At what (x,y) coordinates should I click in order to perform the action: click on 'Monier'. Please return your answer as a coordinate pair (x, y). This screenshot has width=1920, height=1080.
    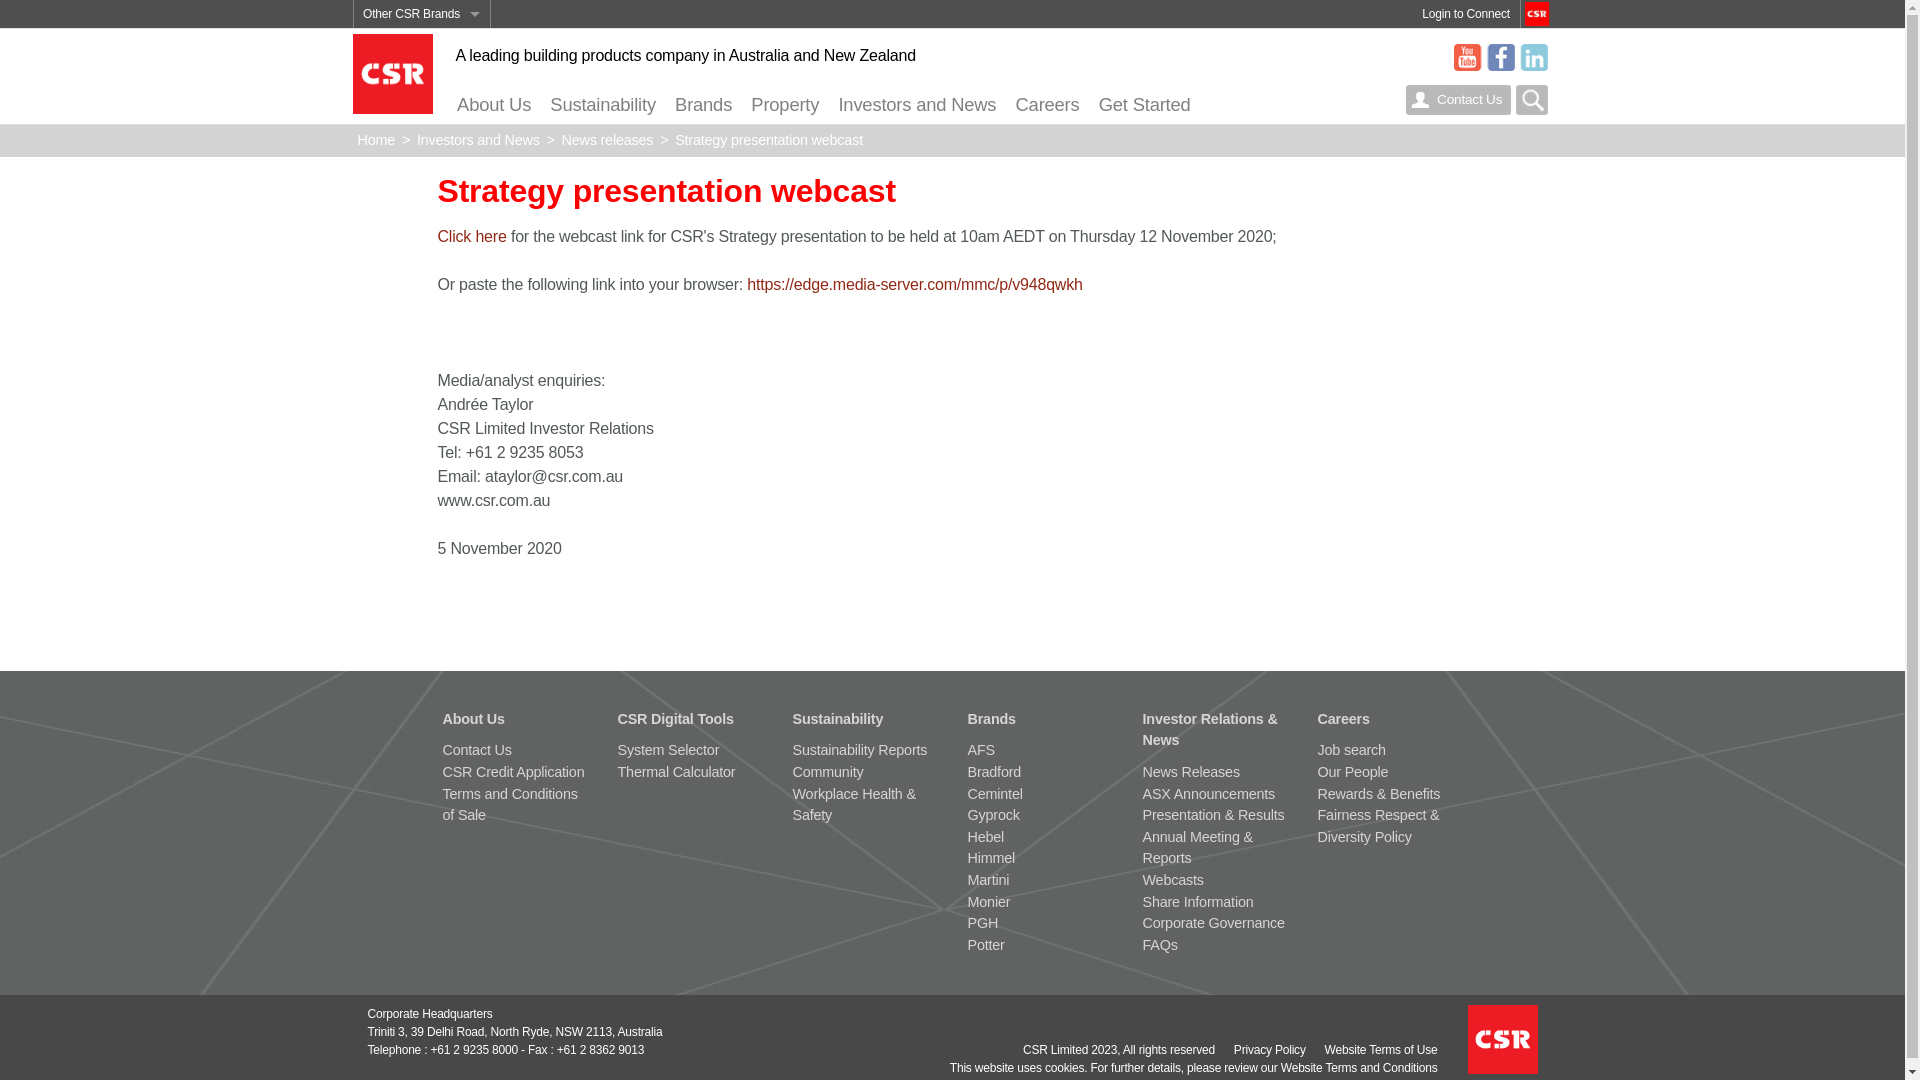
    Looking at the image, I should click on (989, 902).